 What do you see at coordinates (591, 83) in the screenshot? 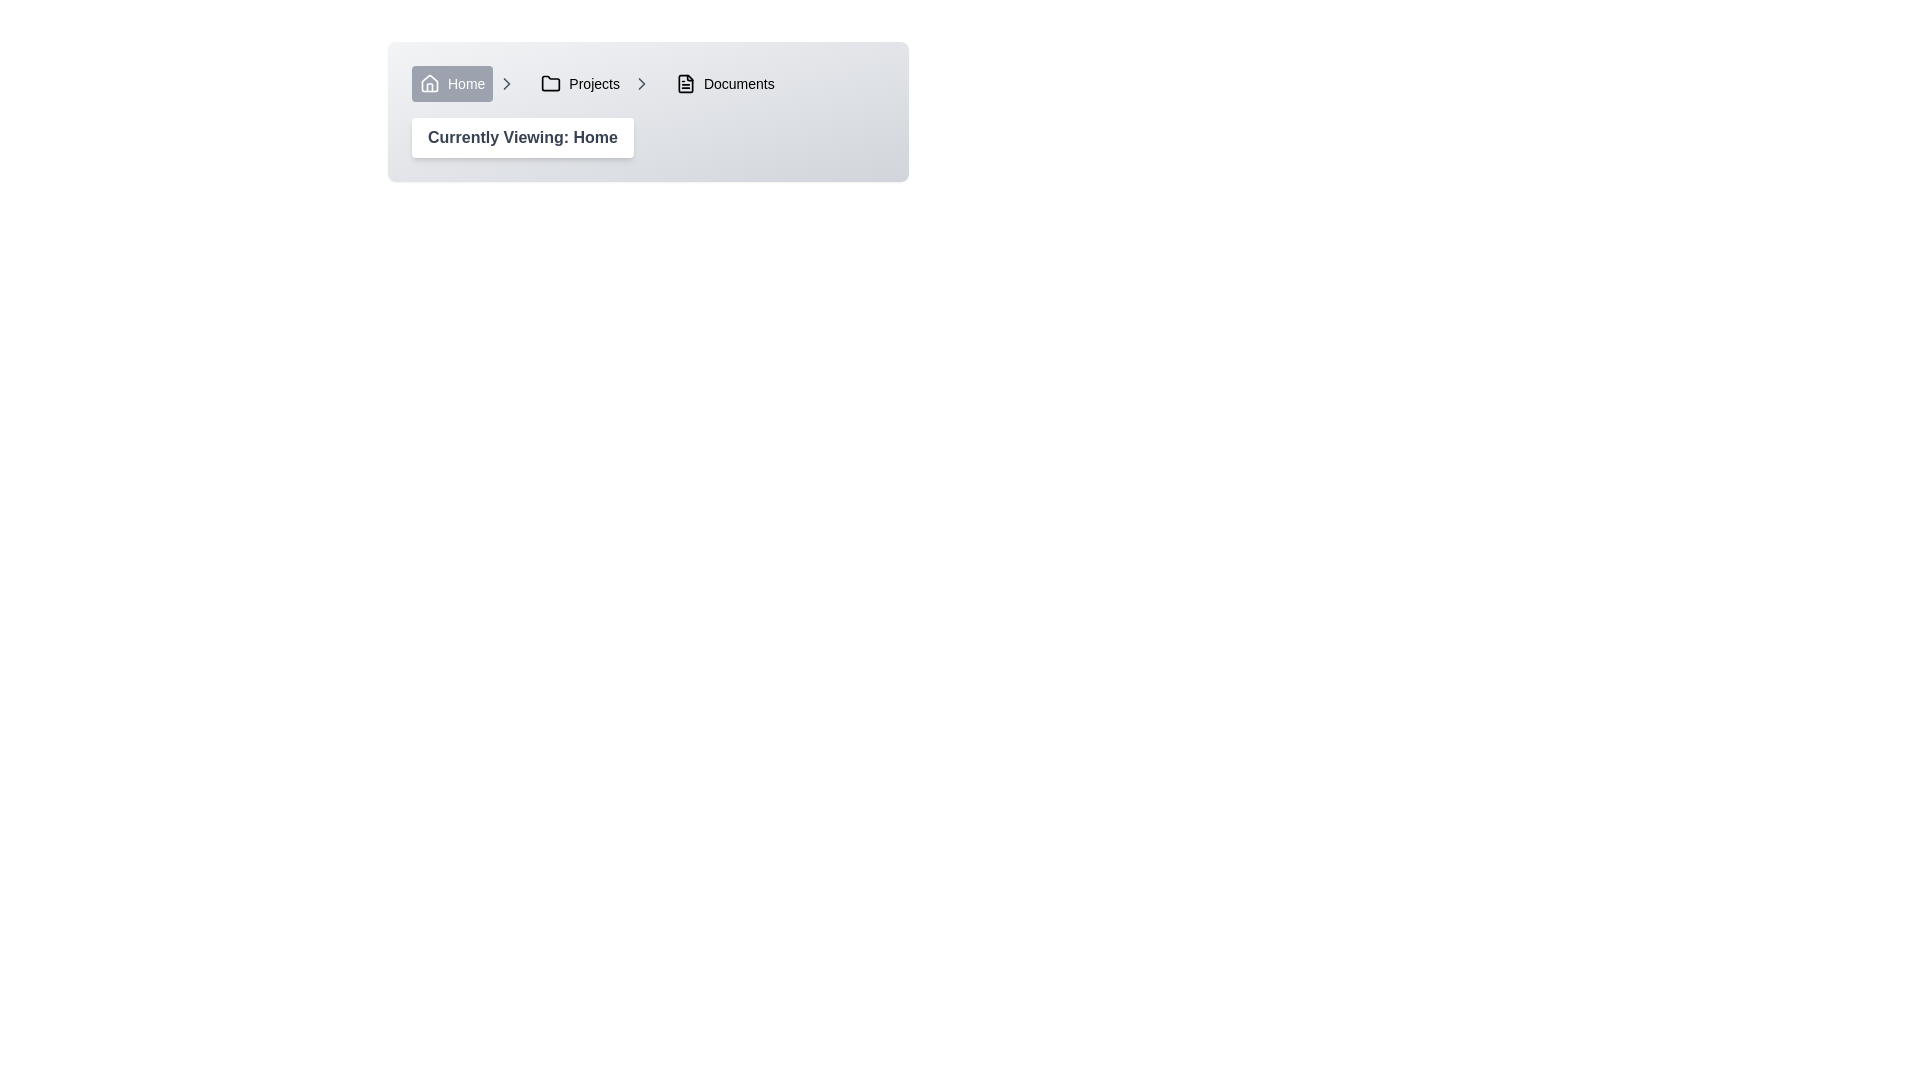
I see `the clickable navigation item labeled 'Projects' in the breadcrumb navigation bar` at bounding box center [591, 83].